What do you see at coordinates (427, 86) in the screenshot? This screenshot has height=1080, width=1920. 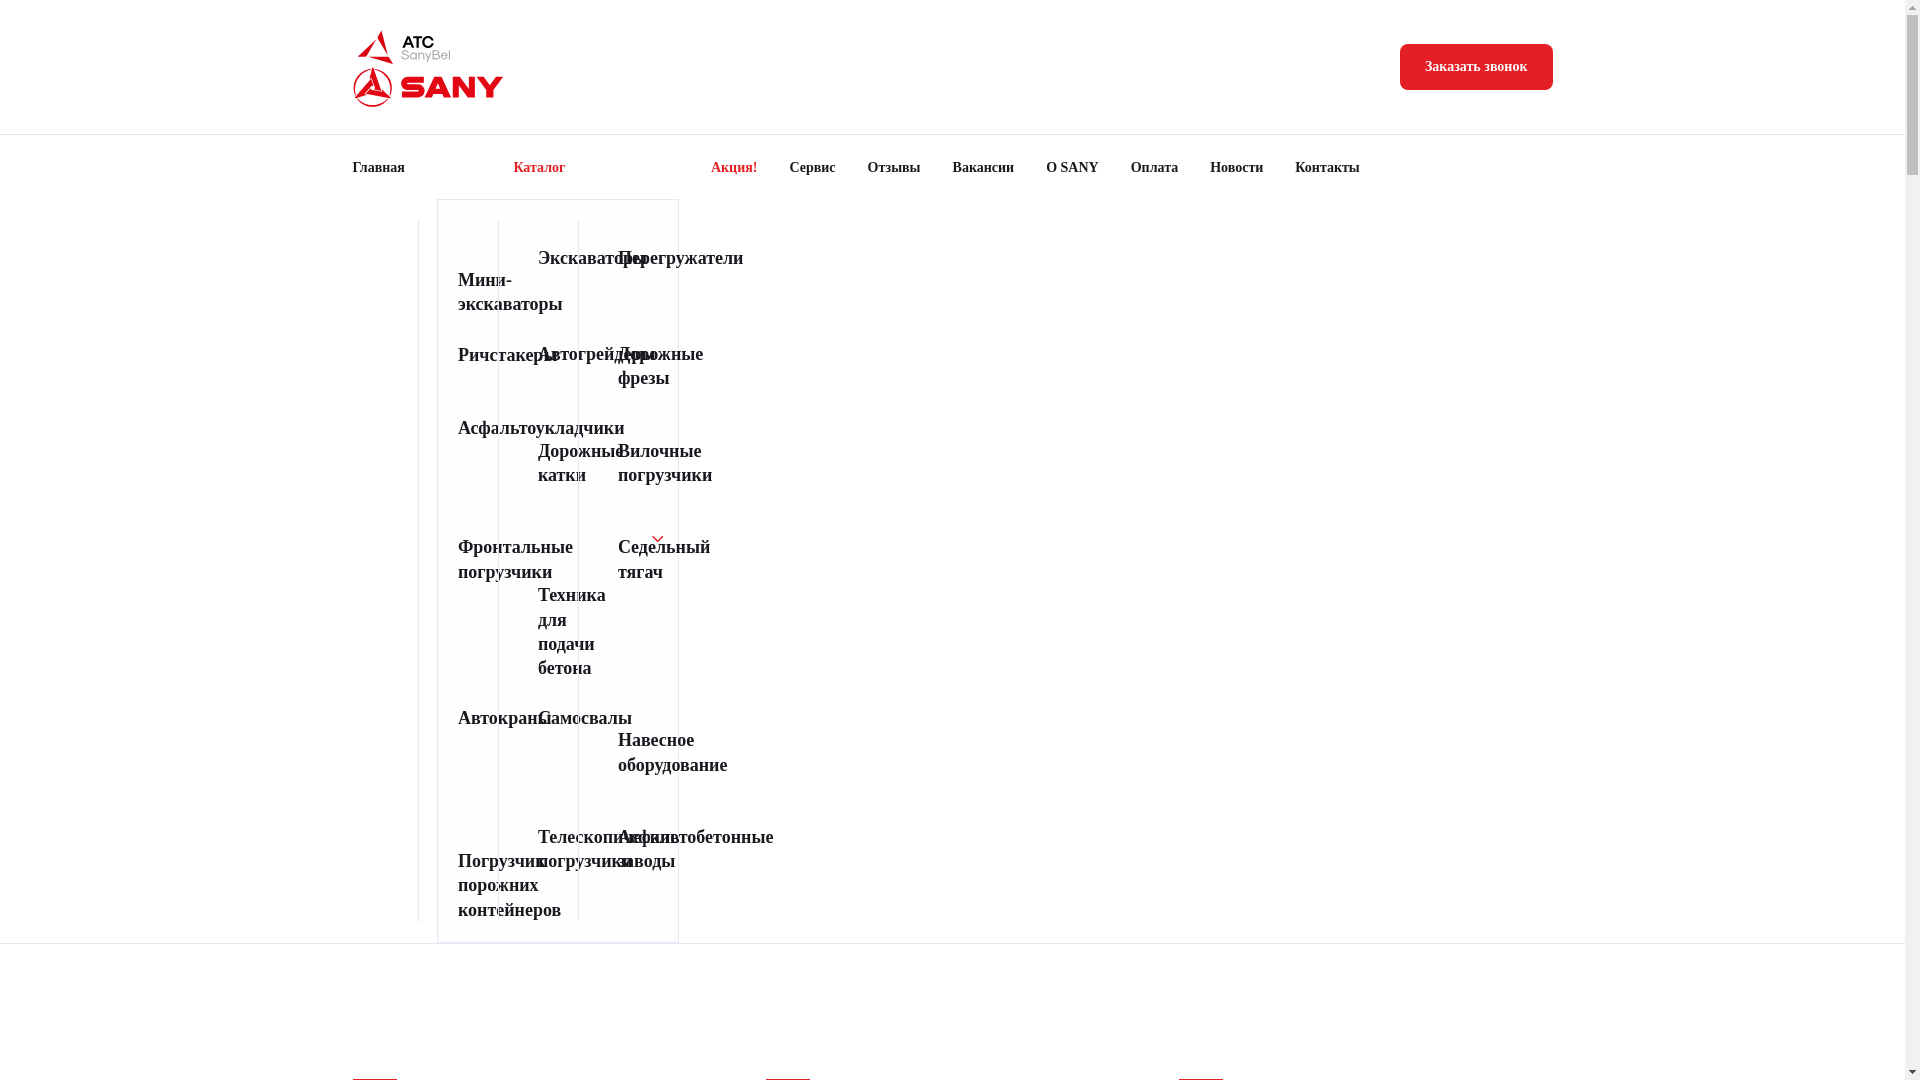 I see `'Sany'` at bounding box center [427, 86].